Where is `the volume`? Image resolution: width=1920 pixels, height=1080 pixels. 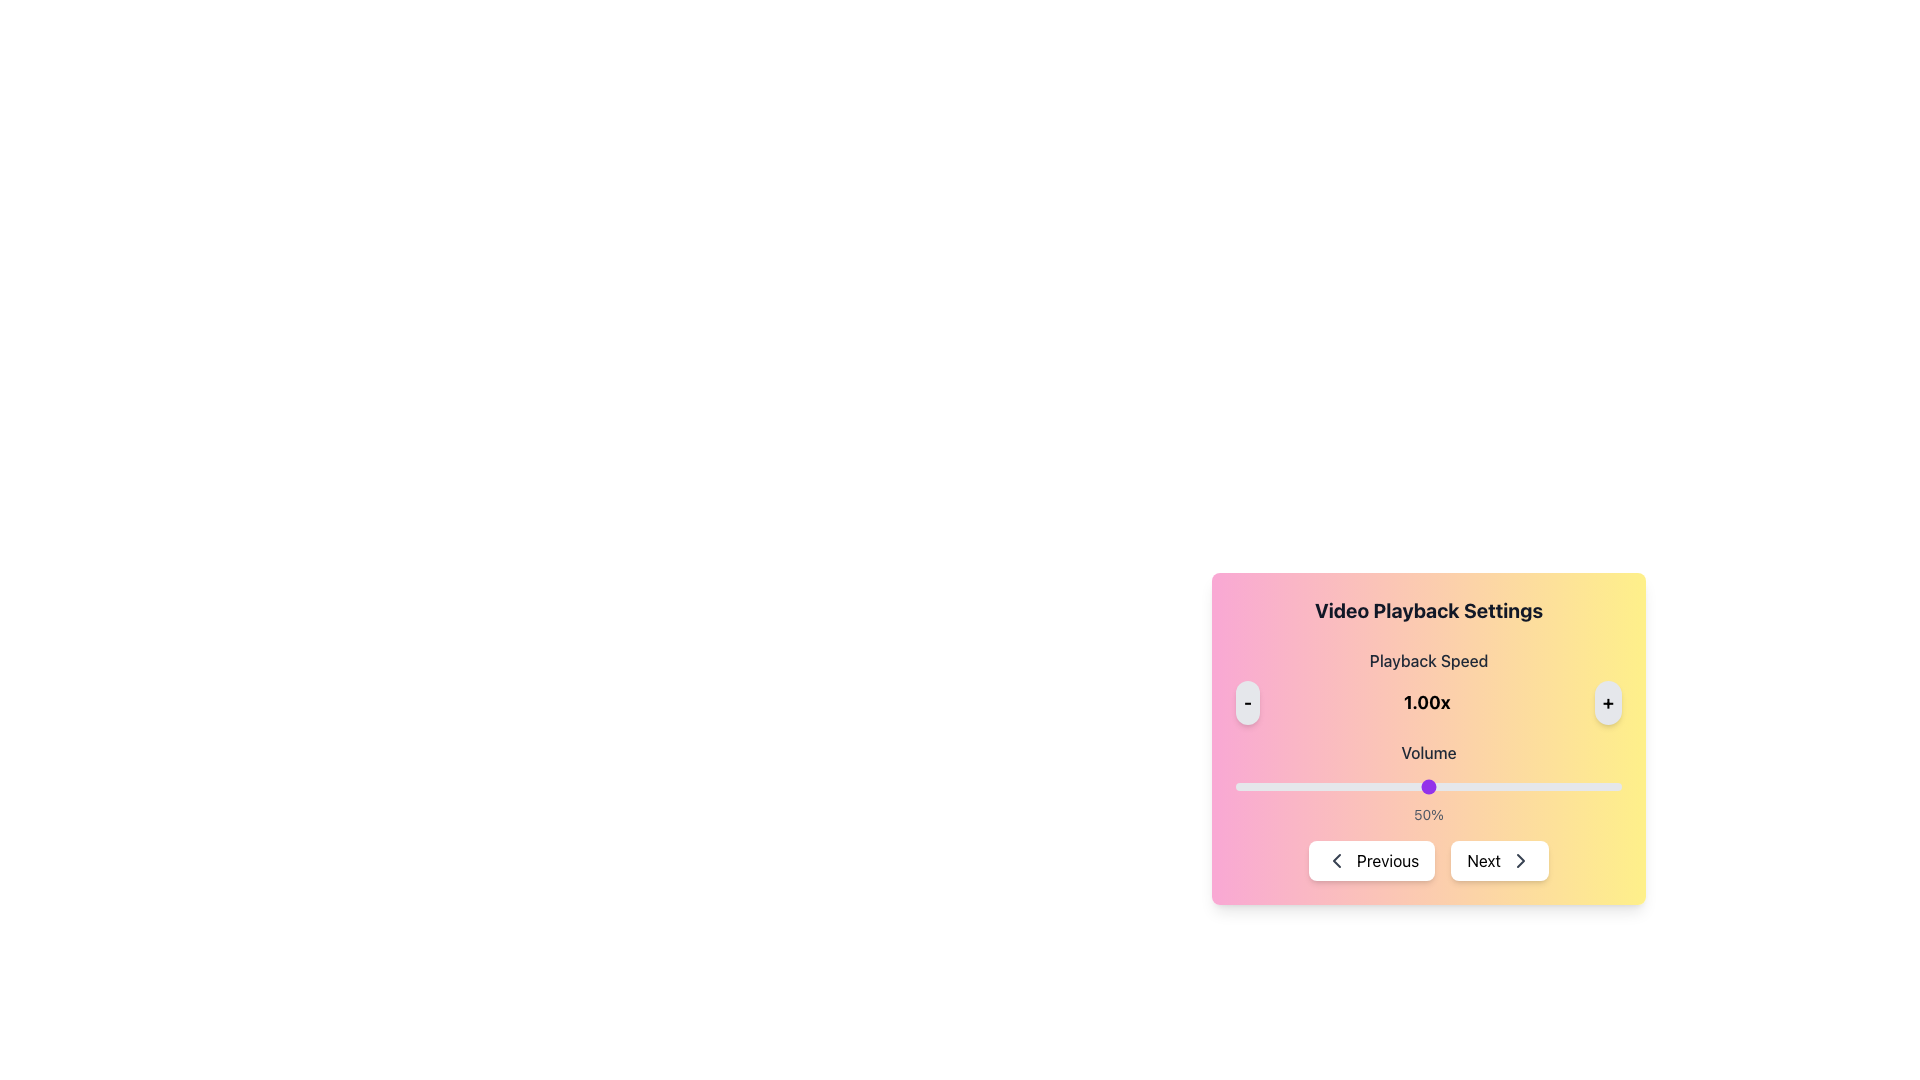
the volume is located at coordinates (1459, 785).